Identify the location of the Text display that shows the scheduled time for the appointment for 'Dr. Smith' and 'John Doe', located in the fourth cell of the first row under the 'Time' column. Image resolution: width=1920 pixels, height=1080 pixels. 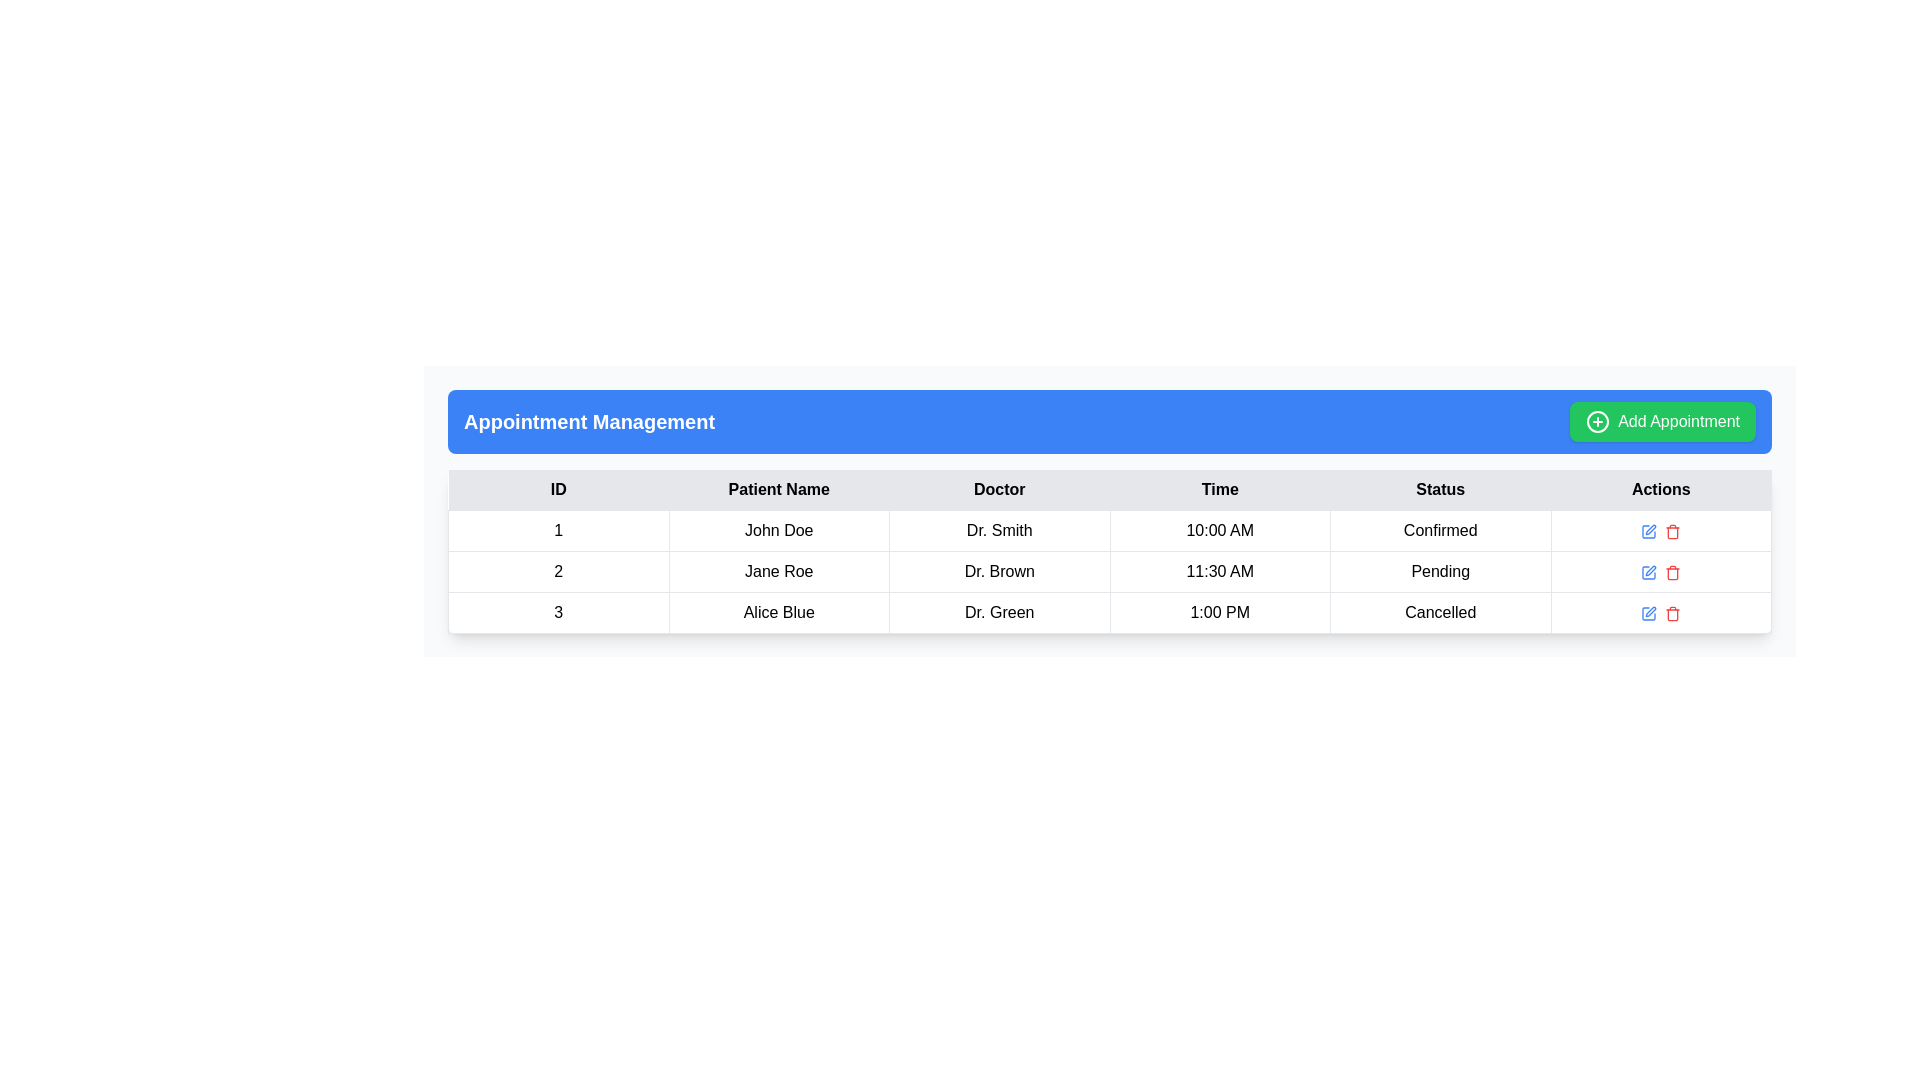
(1219, 530).